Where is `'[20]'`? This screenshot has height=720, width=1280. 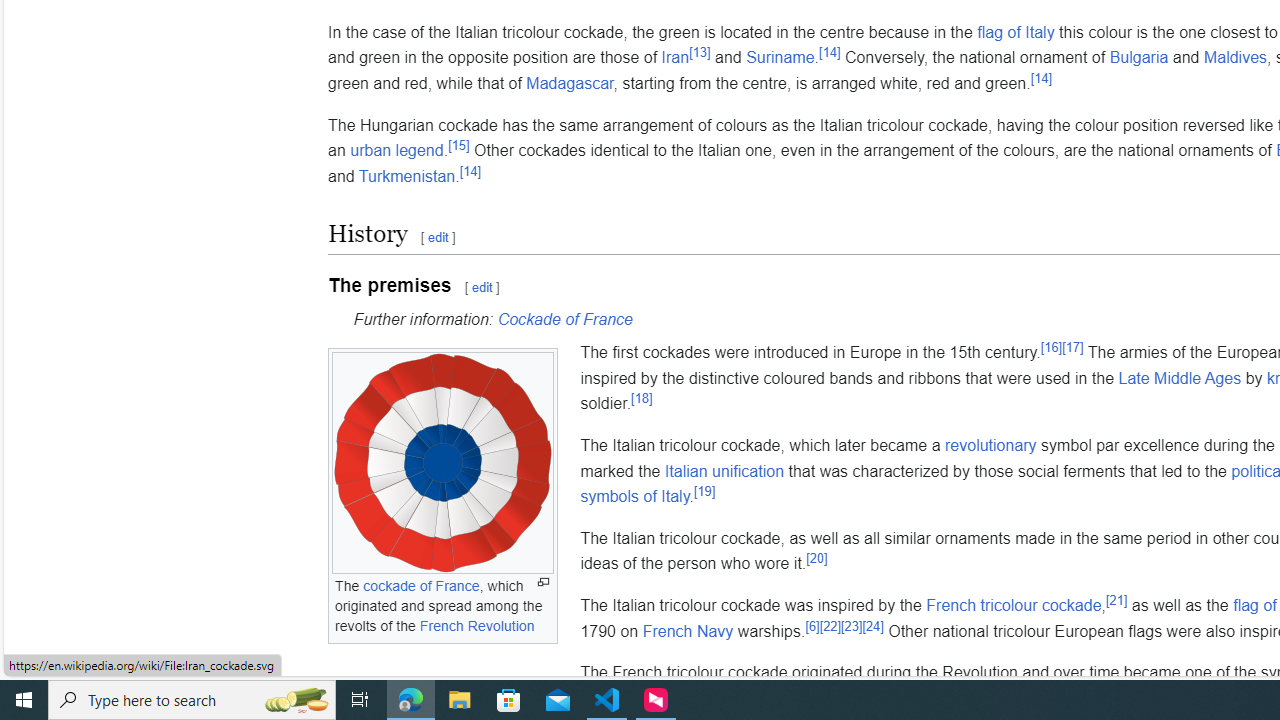
'[20]' is located at coordinates (817, 558).